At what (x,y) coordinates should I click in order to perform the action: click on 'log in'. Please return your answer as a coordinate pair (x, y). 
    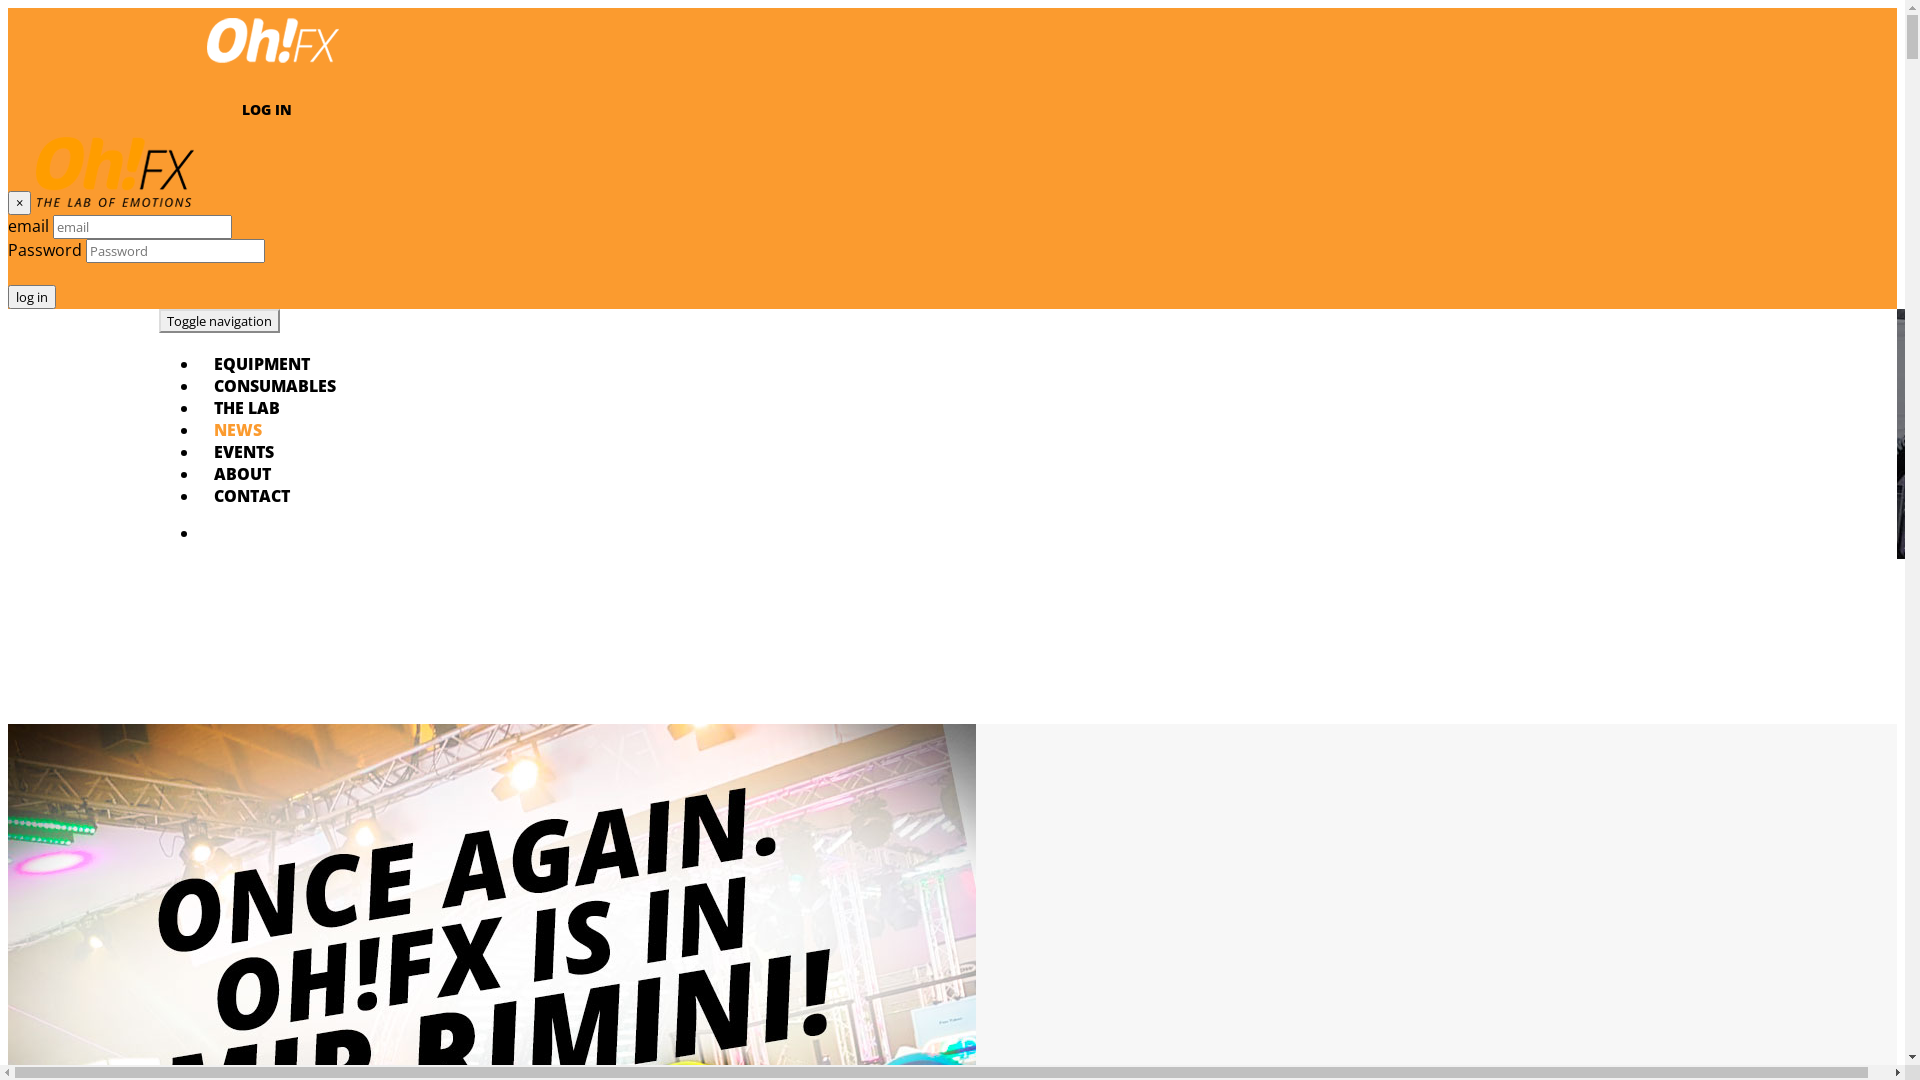
    Looking at the image, I should click on (8, 297).